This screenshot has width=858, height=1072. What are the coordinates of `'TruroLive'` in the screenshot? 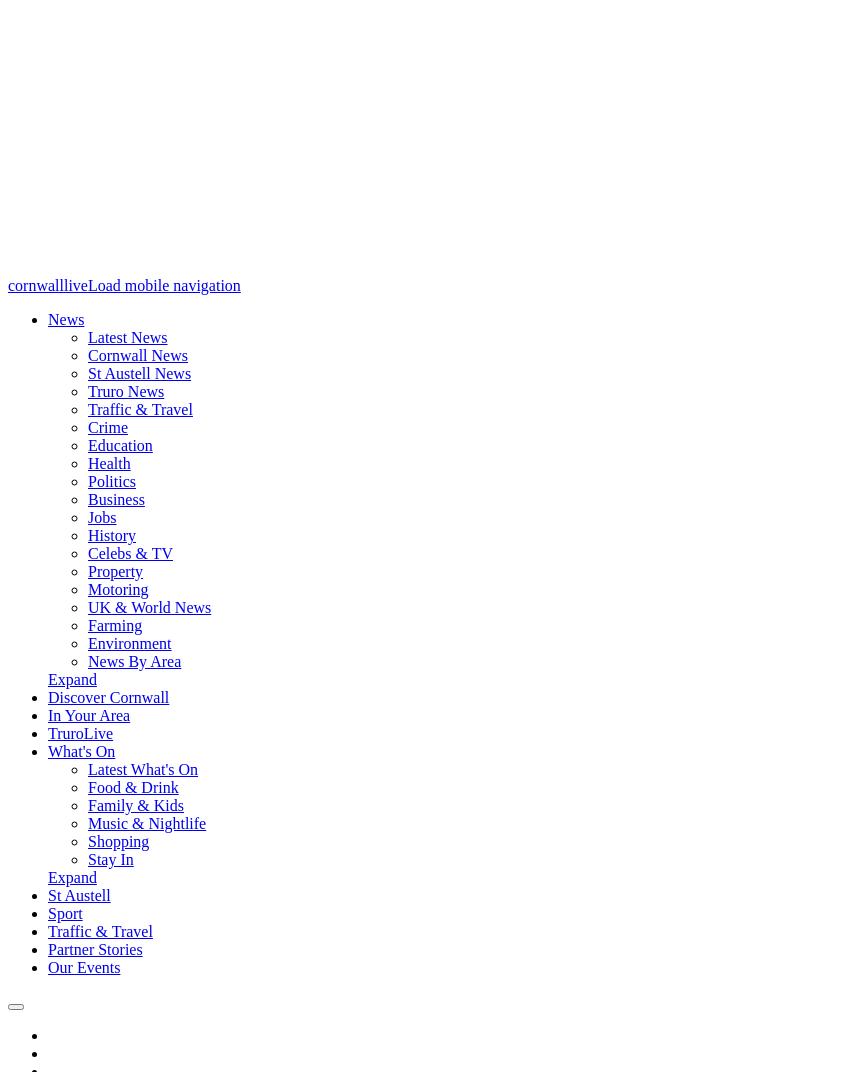 It's located at (79, 732).